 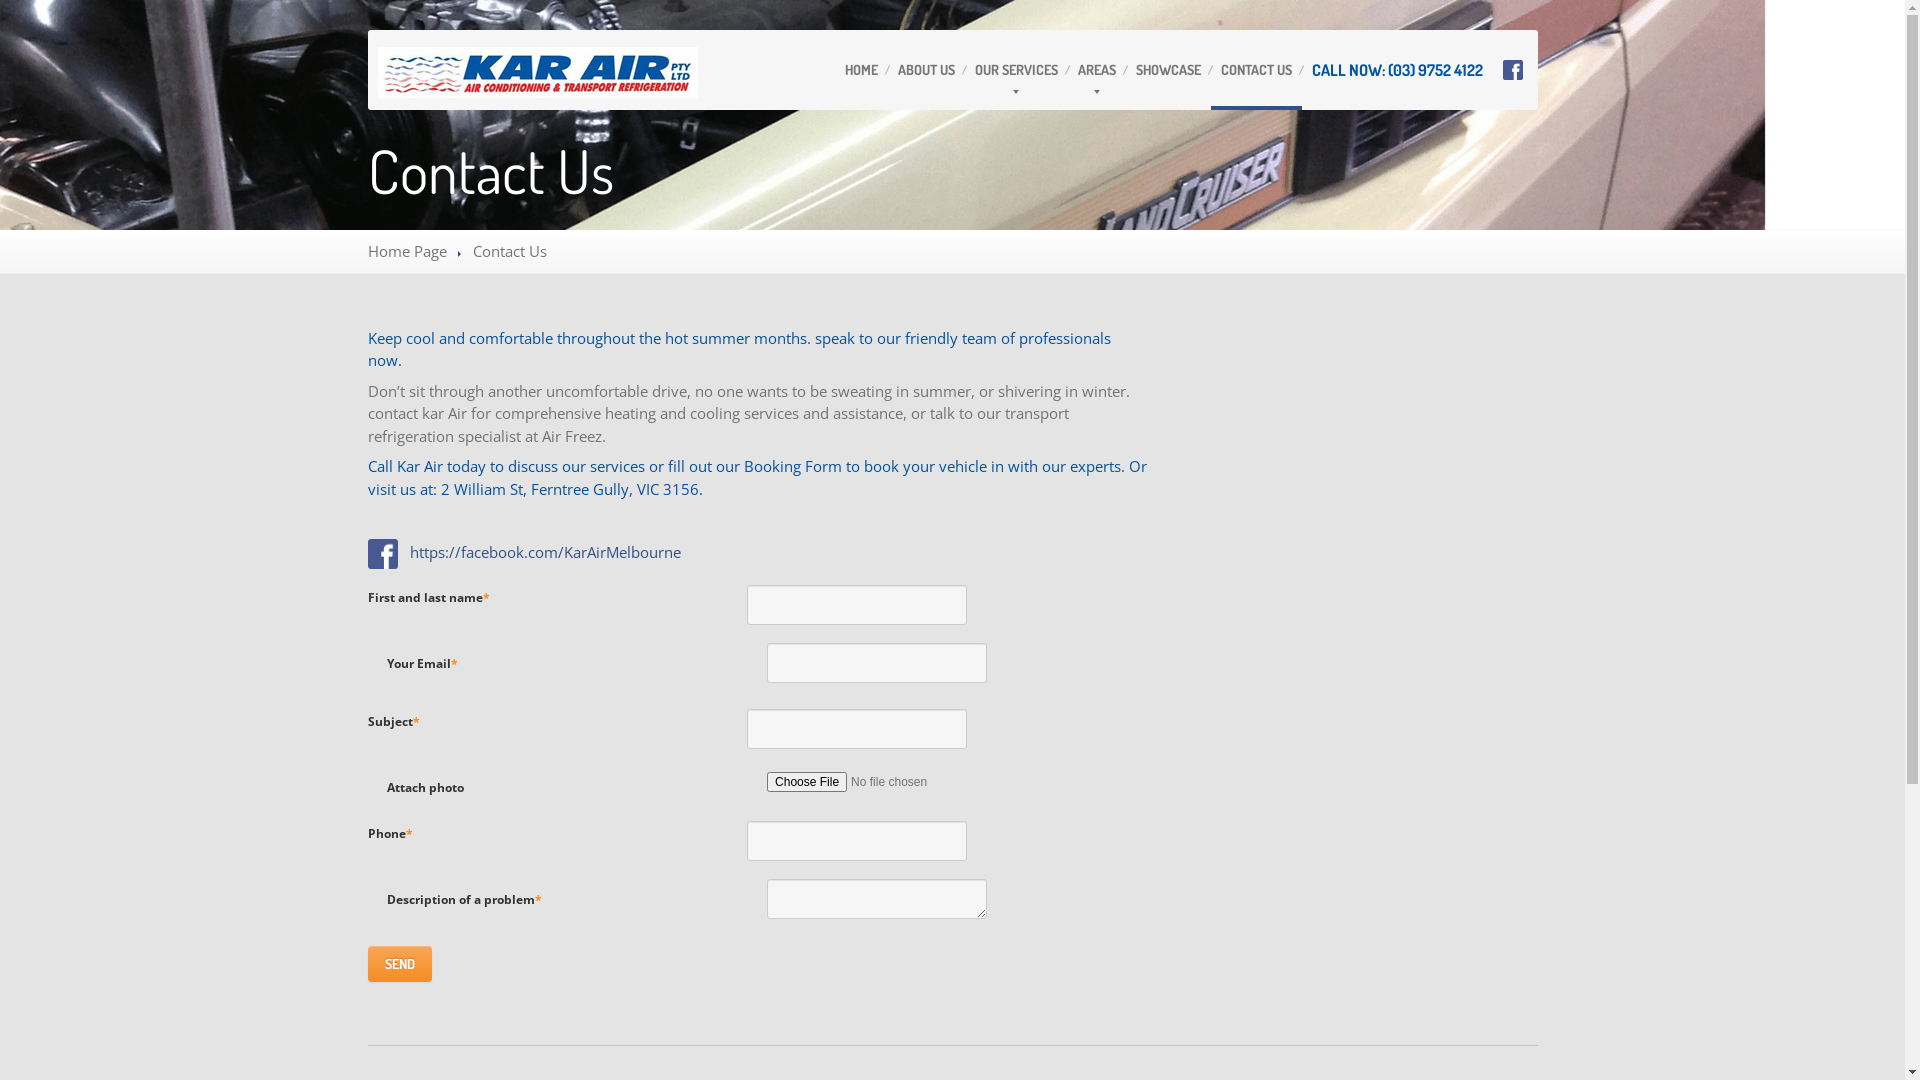 What do you see at coordinates (1015, 68) in the screenshot?
I see `'OUR SERVICES'` at bounding box center [1015, 68].